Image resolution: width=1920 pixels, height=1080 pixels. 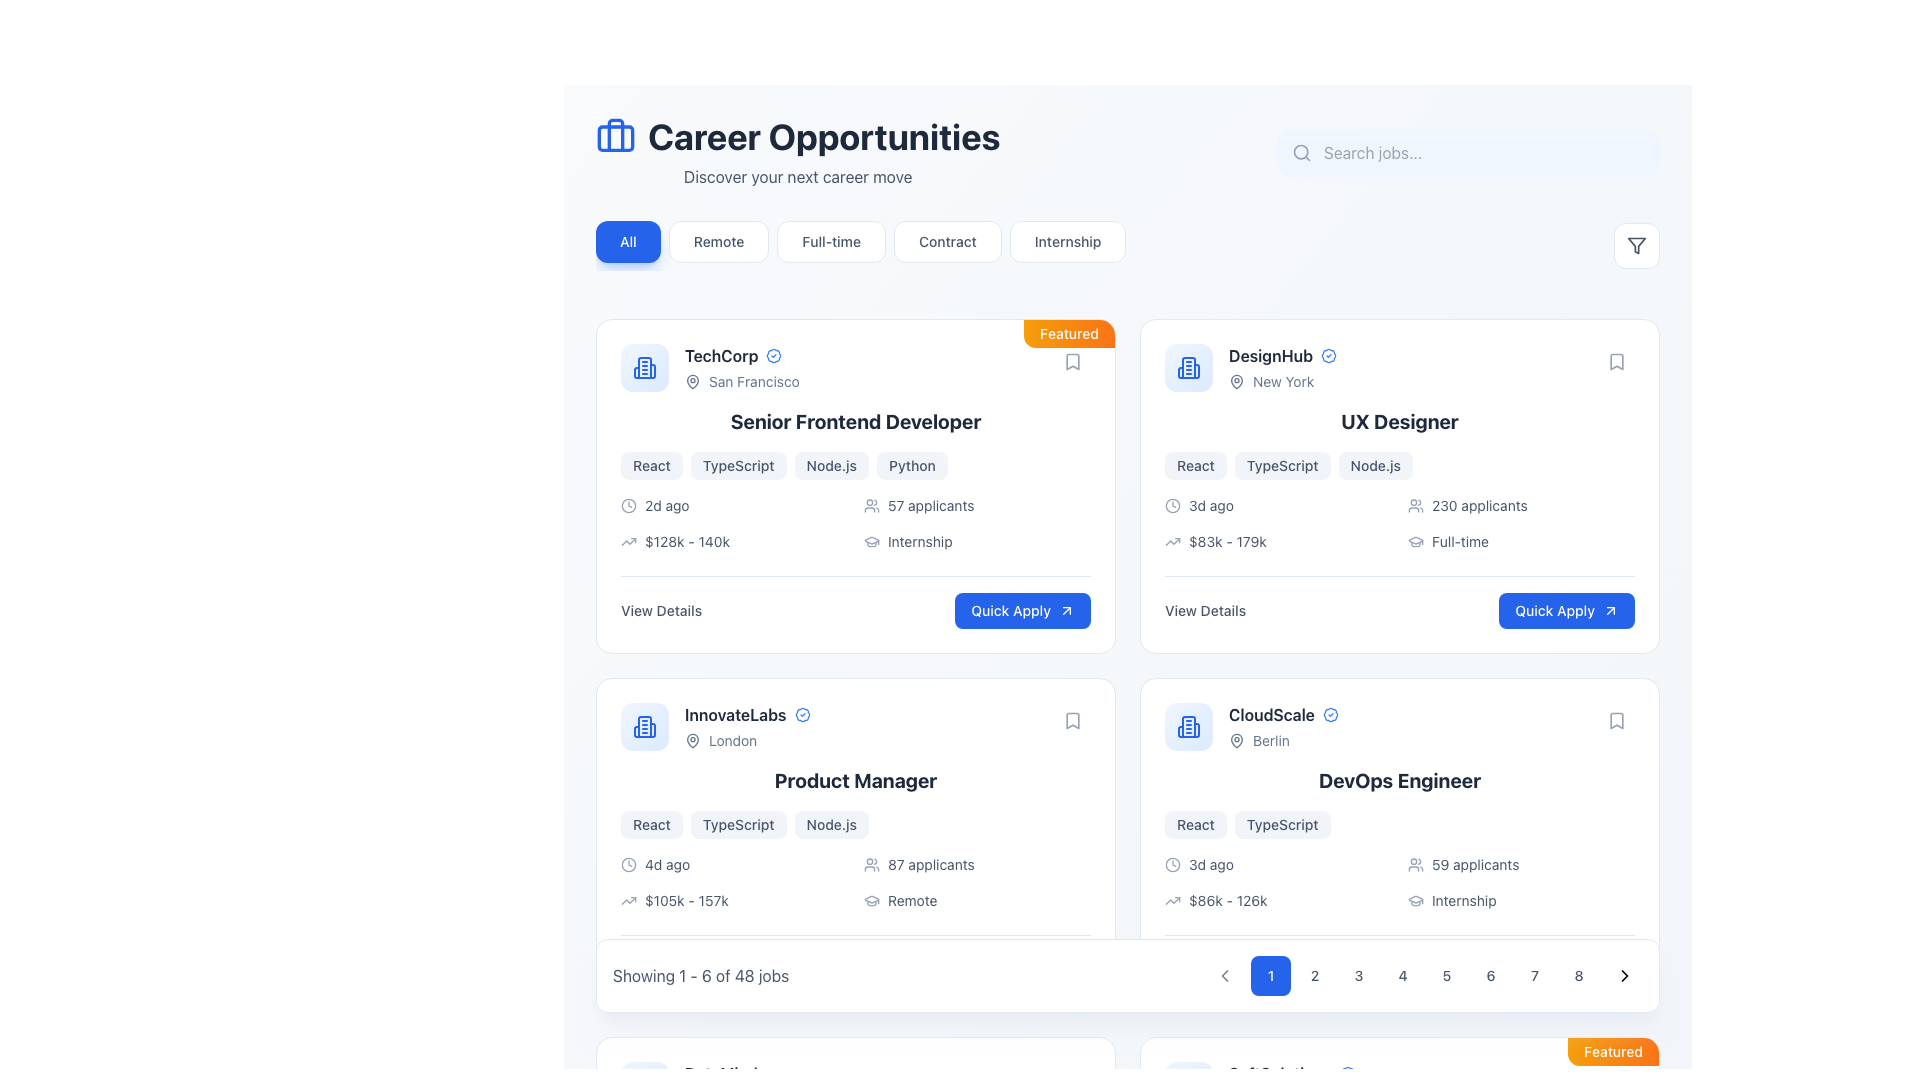 I want to click on the Information Display Panel displaying the company name 'CloudScale' with a verified badge, located at the top of the job card for 'DevOps Engineer', so click(x=1399, y=726).